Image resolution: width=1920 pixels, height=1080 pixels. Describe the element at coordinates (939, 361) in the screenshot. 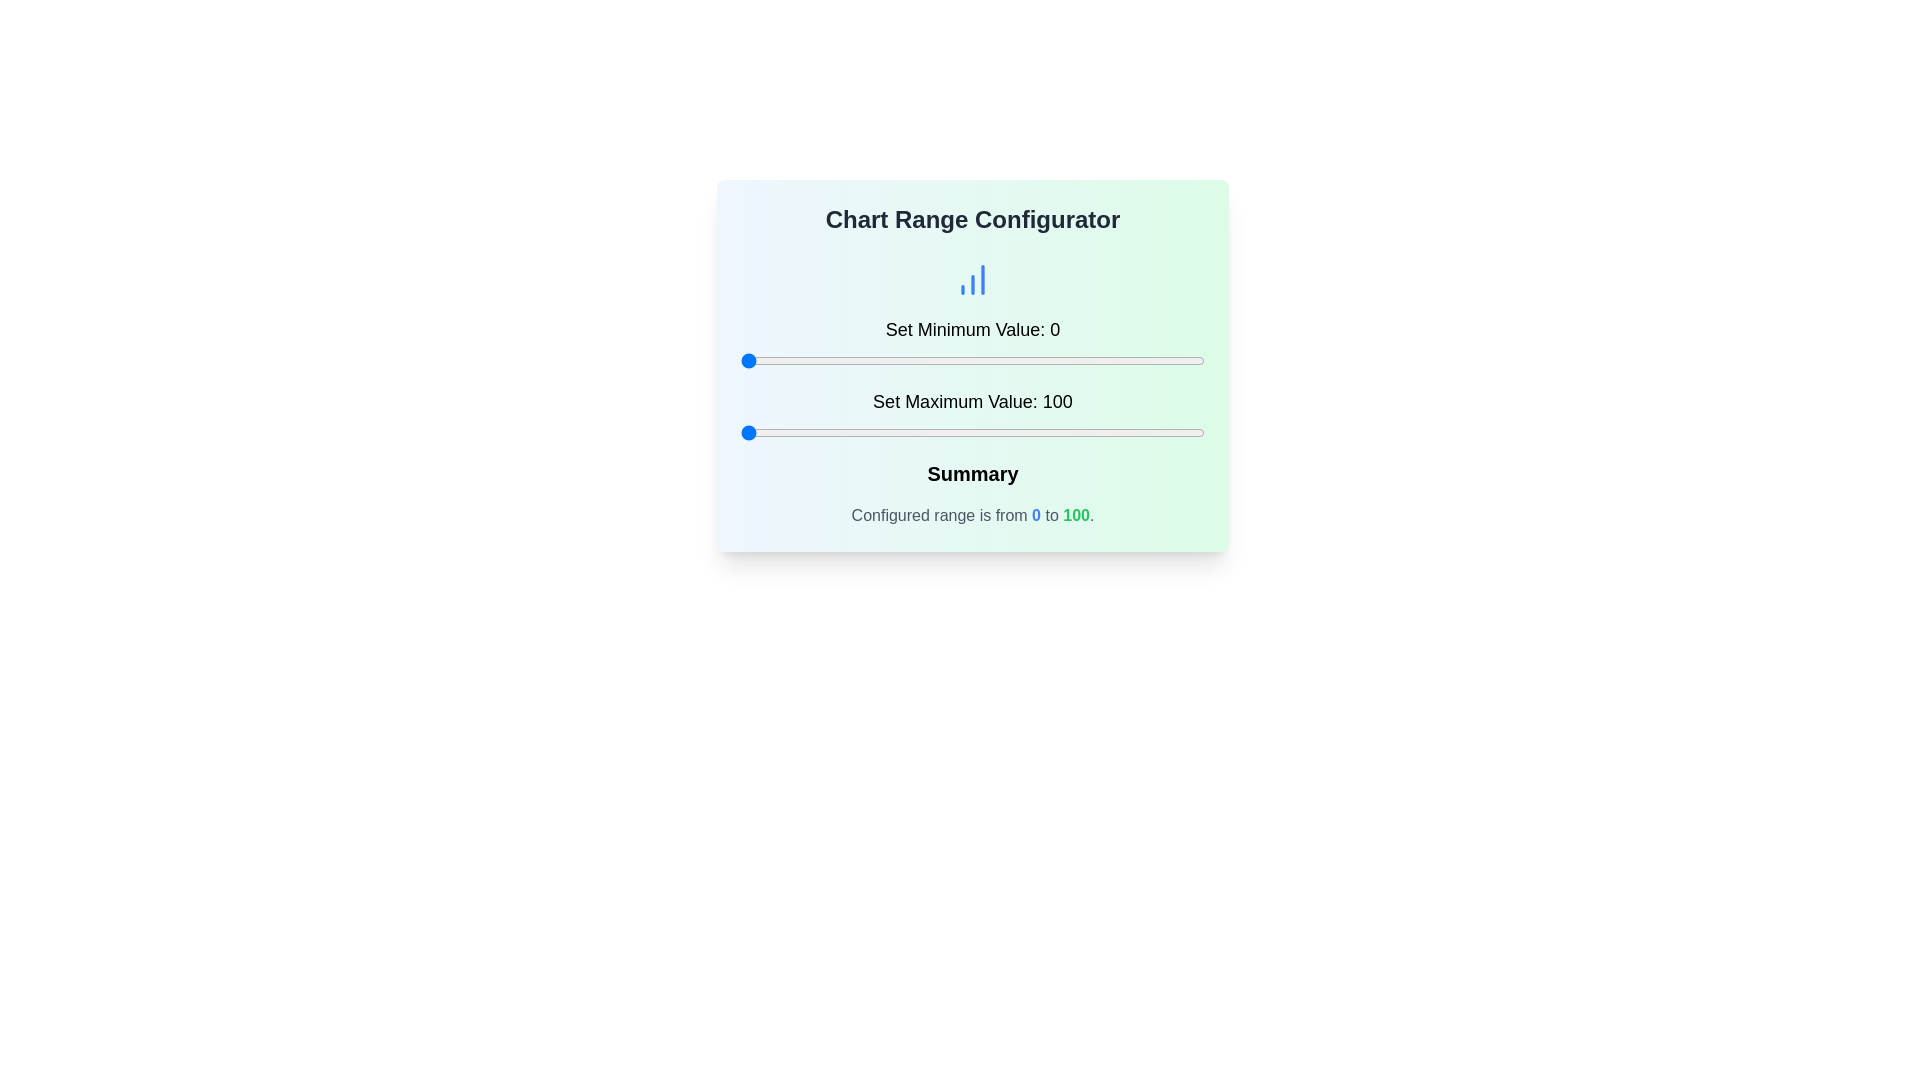

I see `the minimum value slider to set the value to 43` at that location.